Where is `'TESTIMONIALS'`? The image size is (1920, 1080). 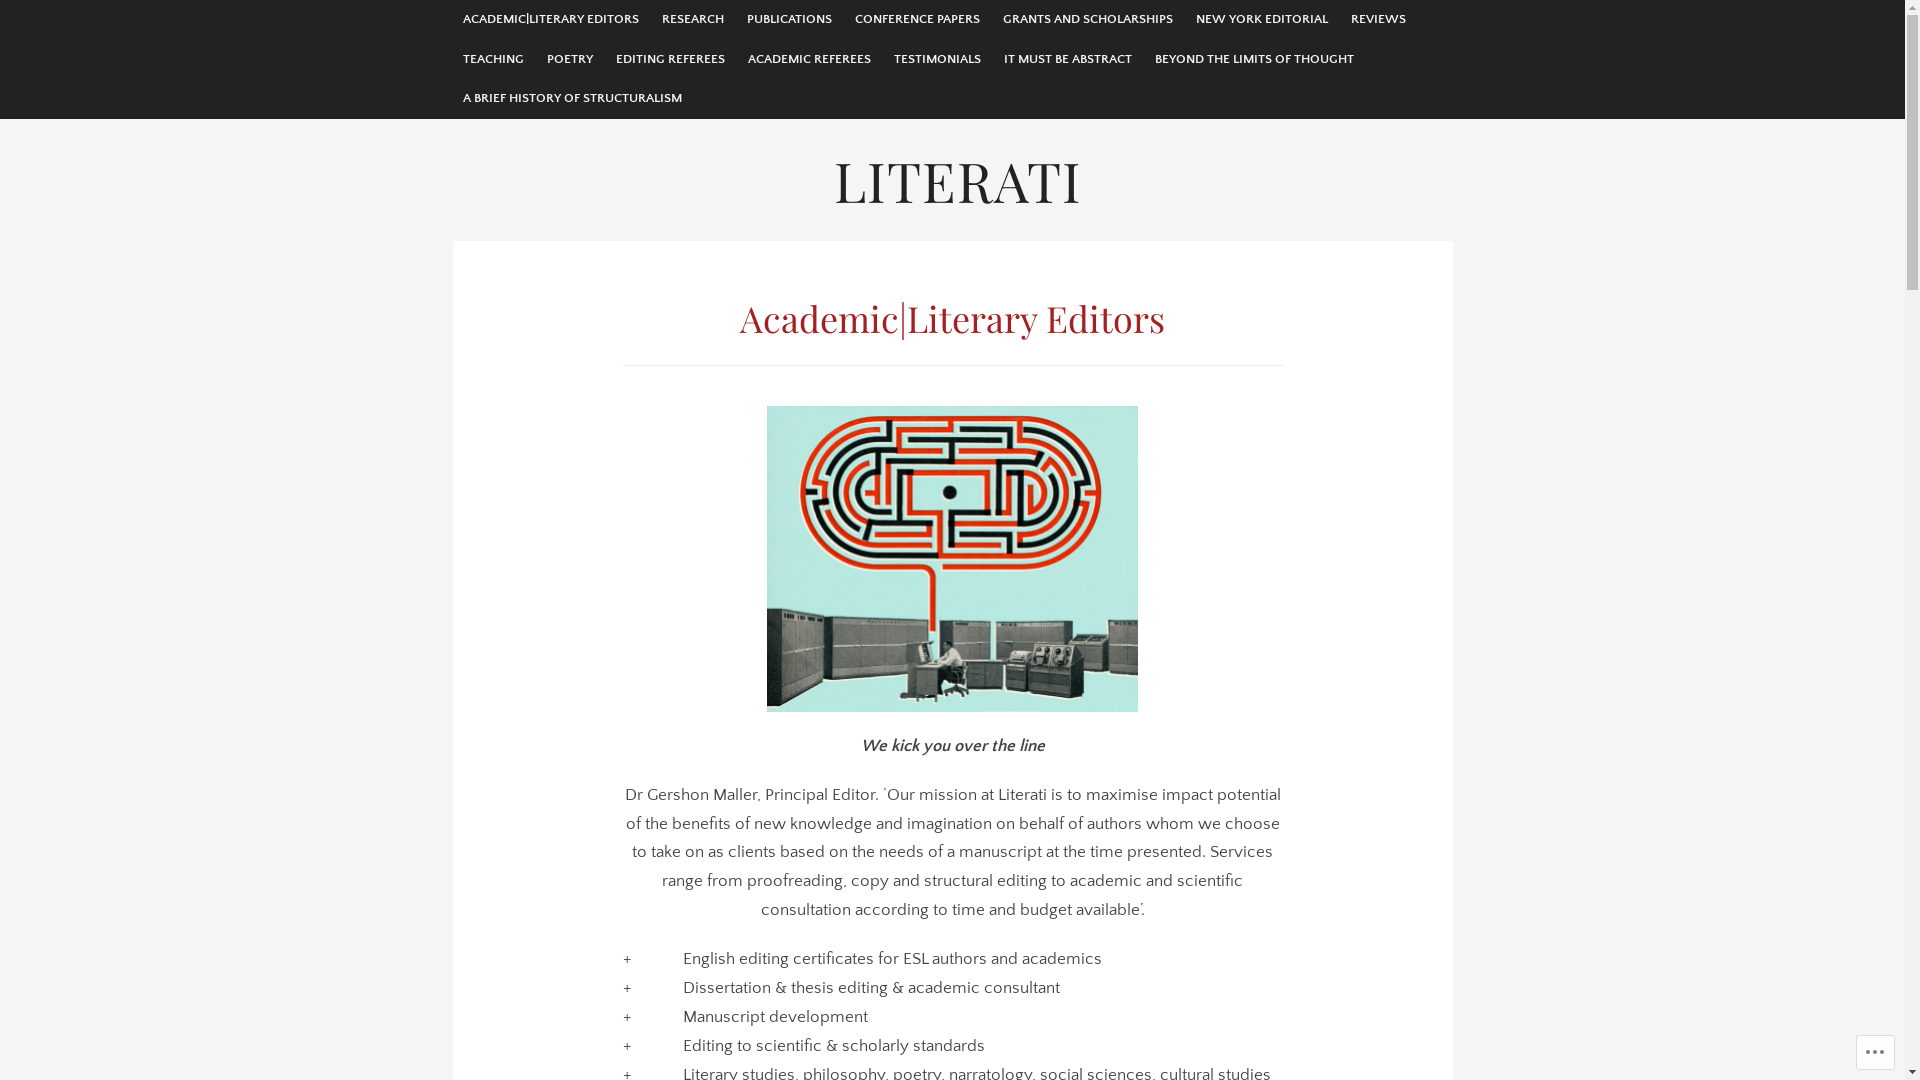 'TESTIMONIALS' is located at coordinates (936, 59).